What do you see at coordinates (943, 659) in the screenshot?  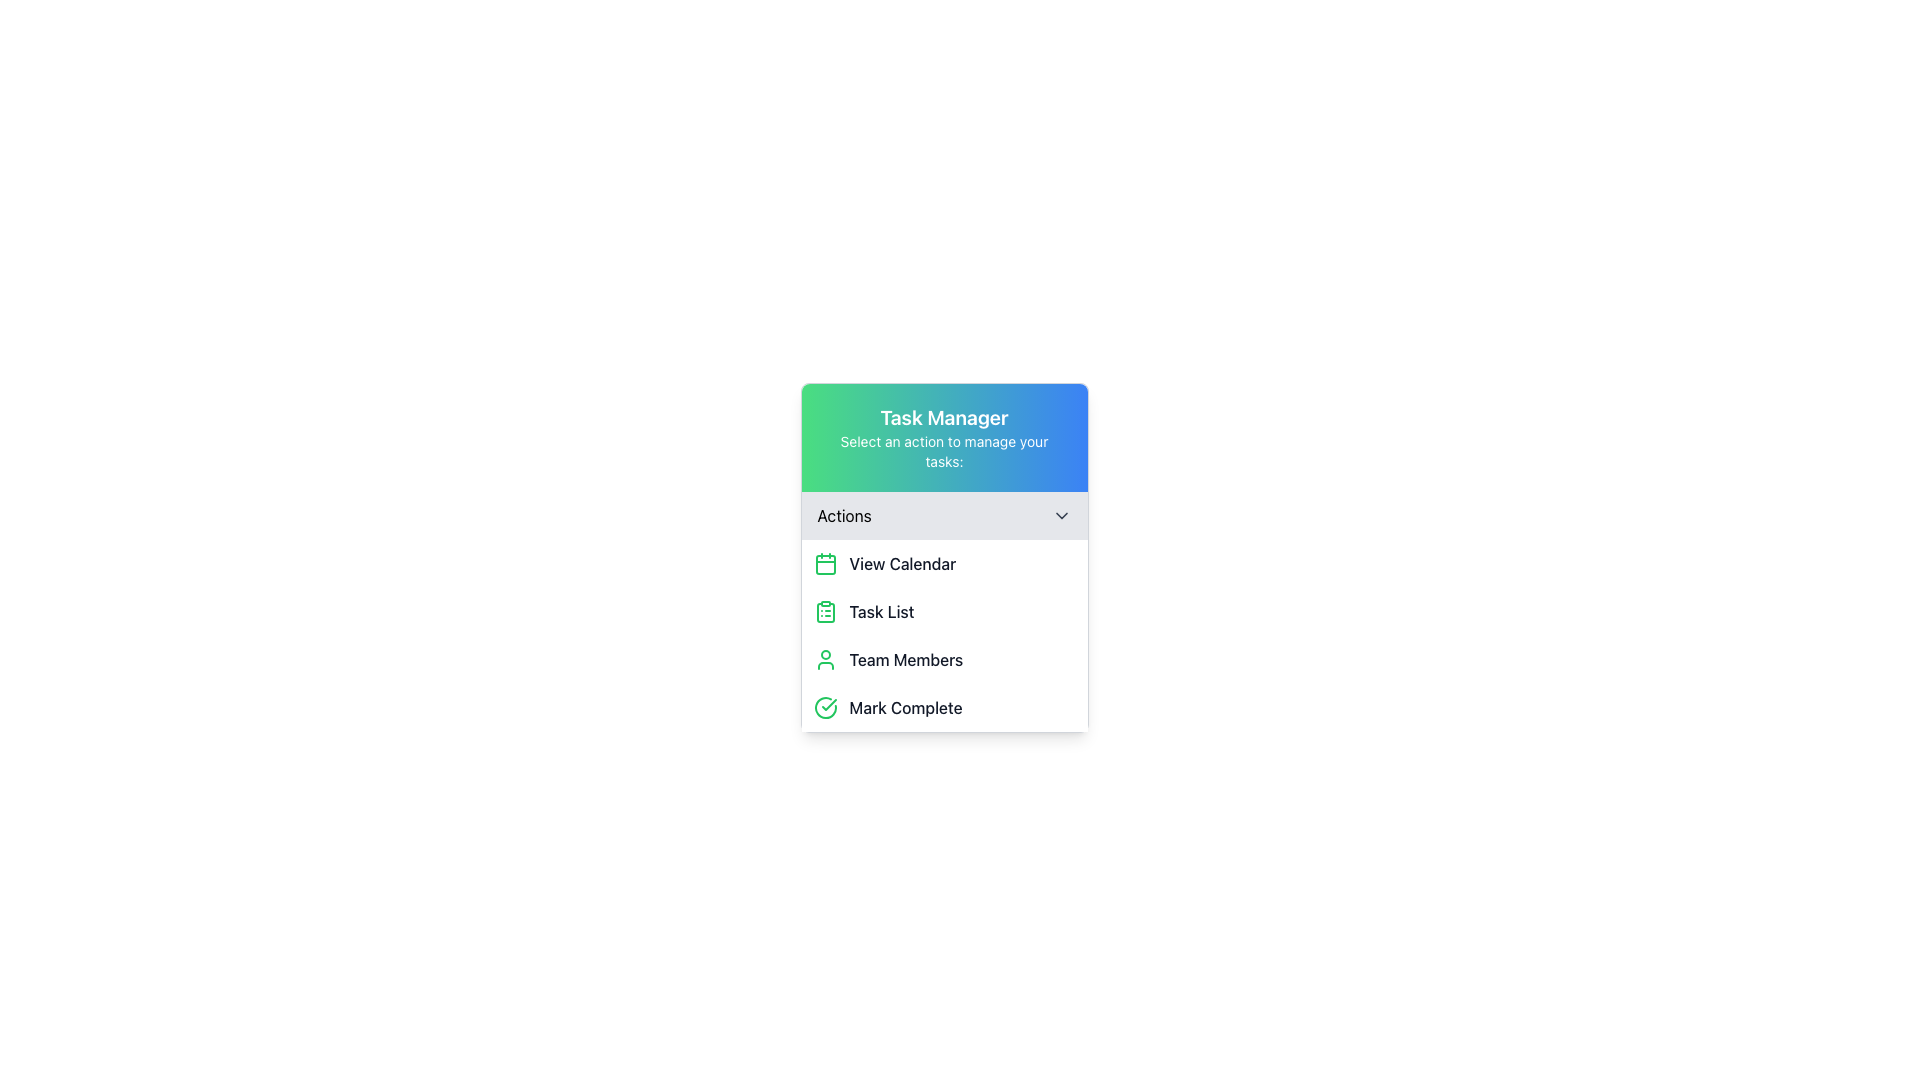 I see `the third option in the vertical list under the 'Task Manager' panel` at bounding box center [943, 659].